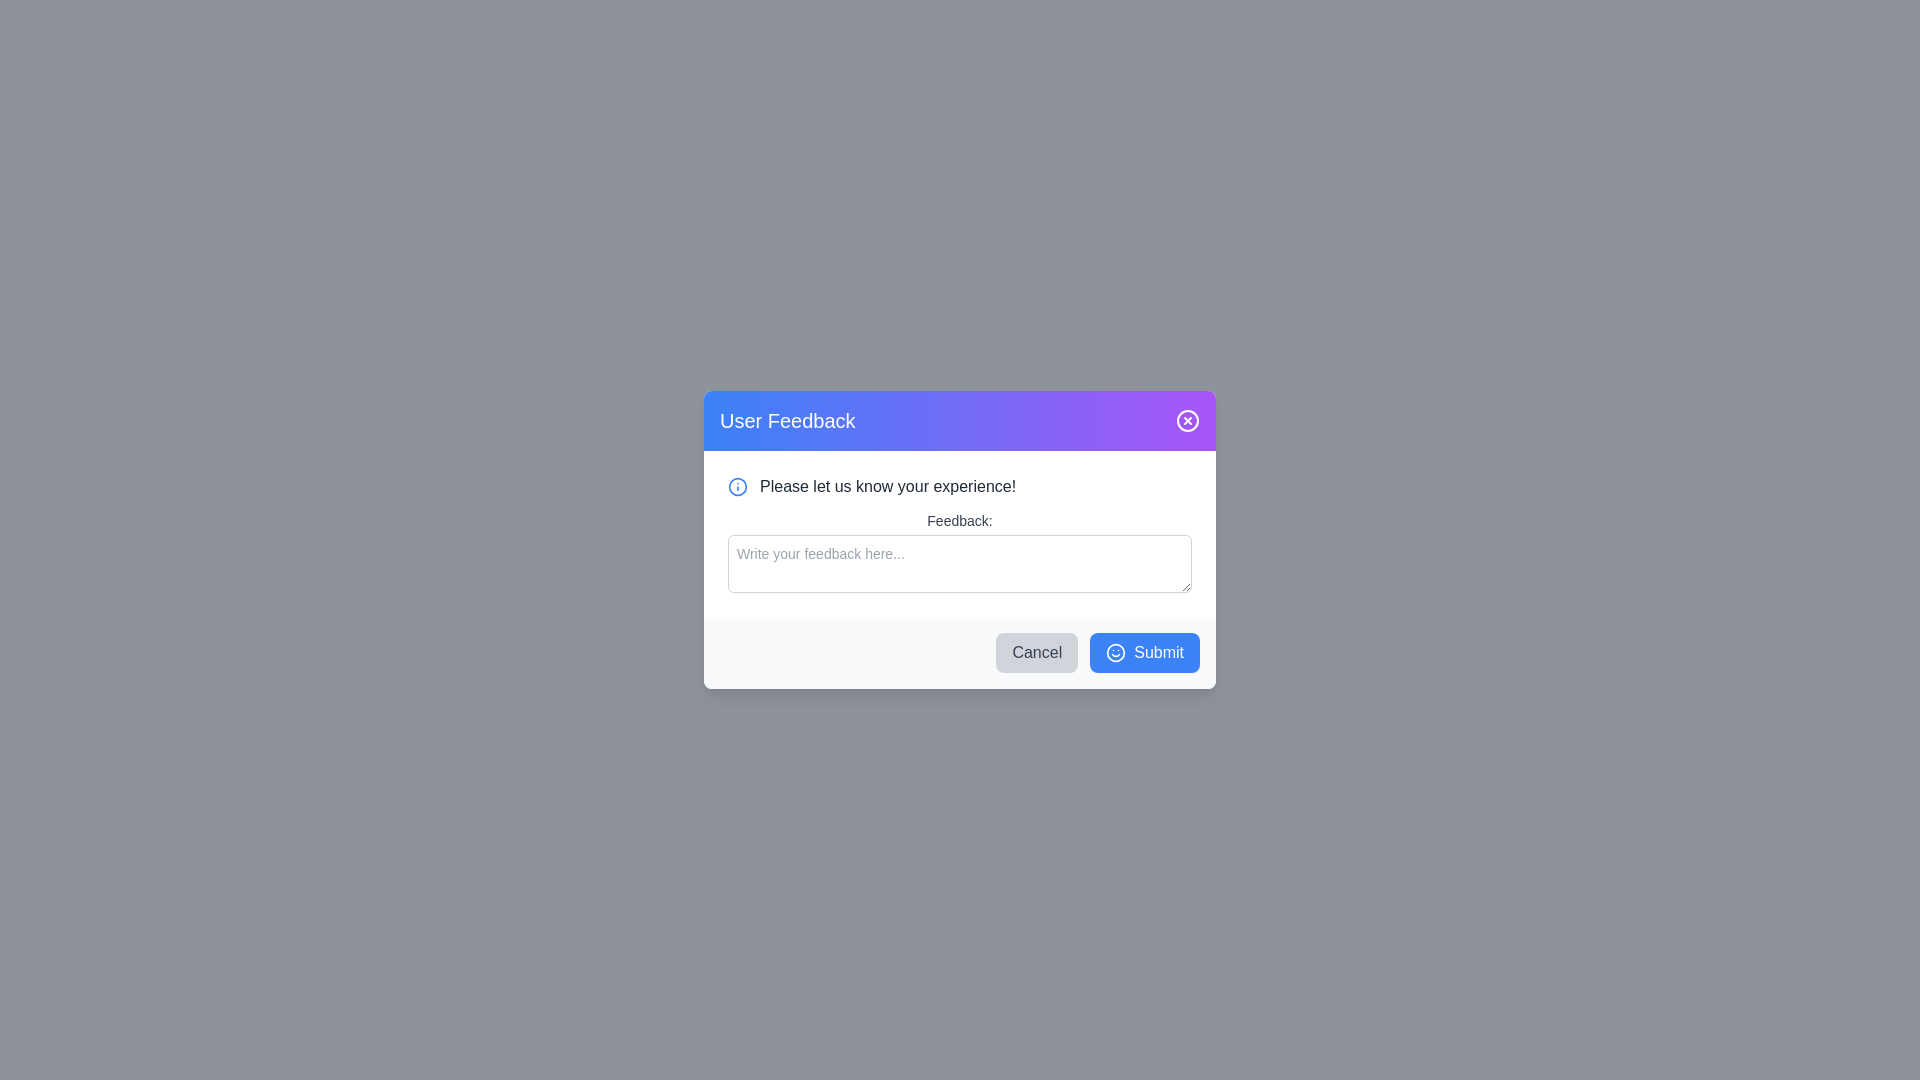  I want to click on the graphical design of the decorative icon positioned to the left of the 'Submit' button text, so click(1115, 652).